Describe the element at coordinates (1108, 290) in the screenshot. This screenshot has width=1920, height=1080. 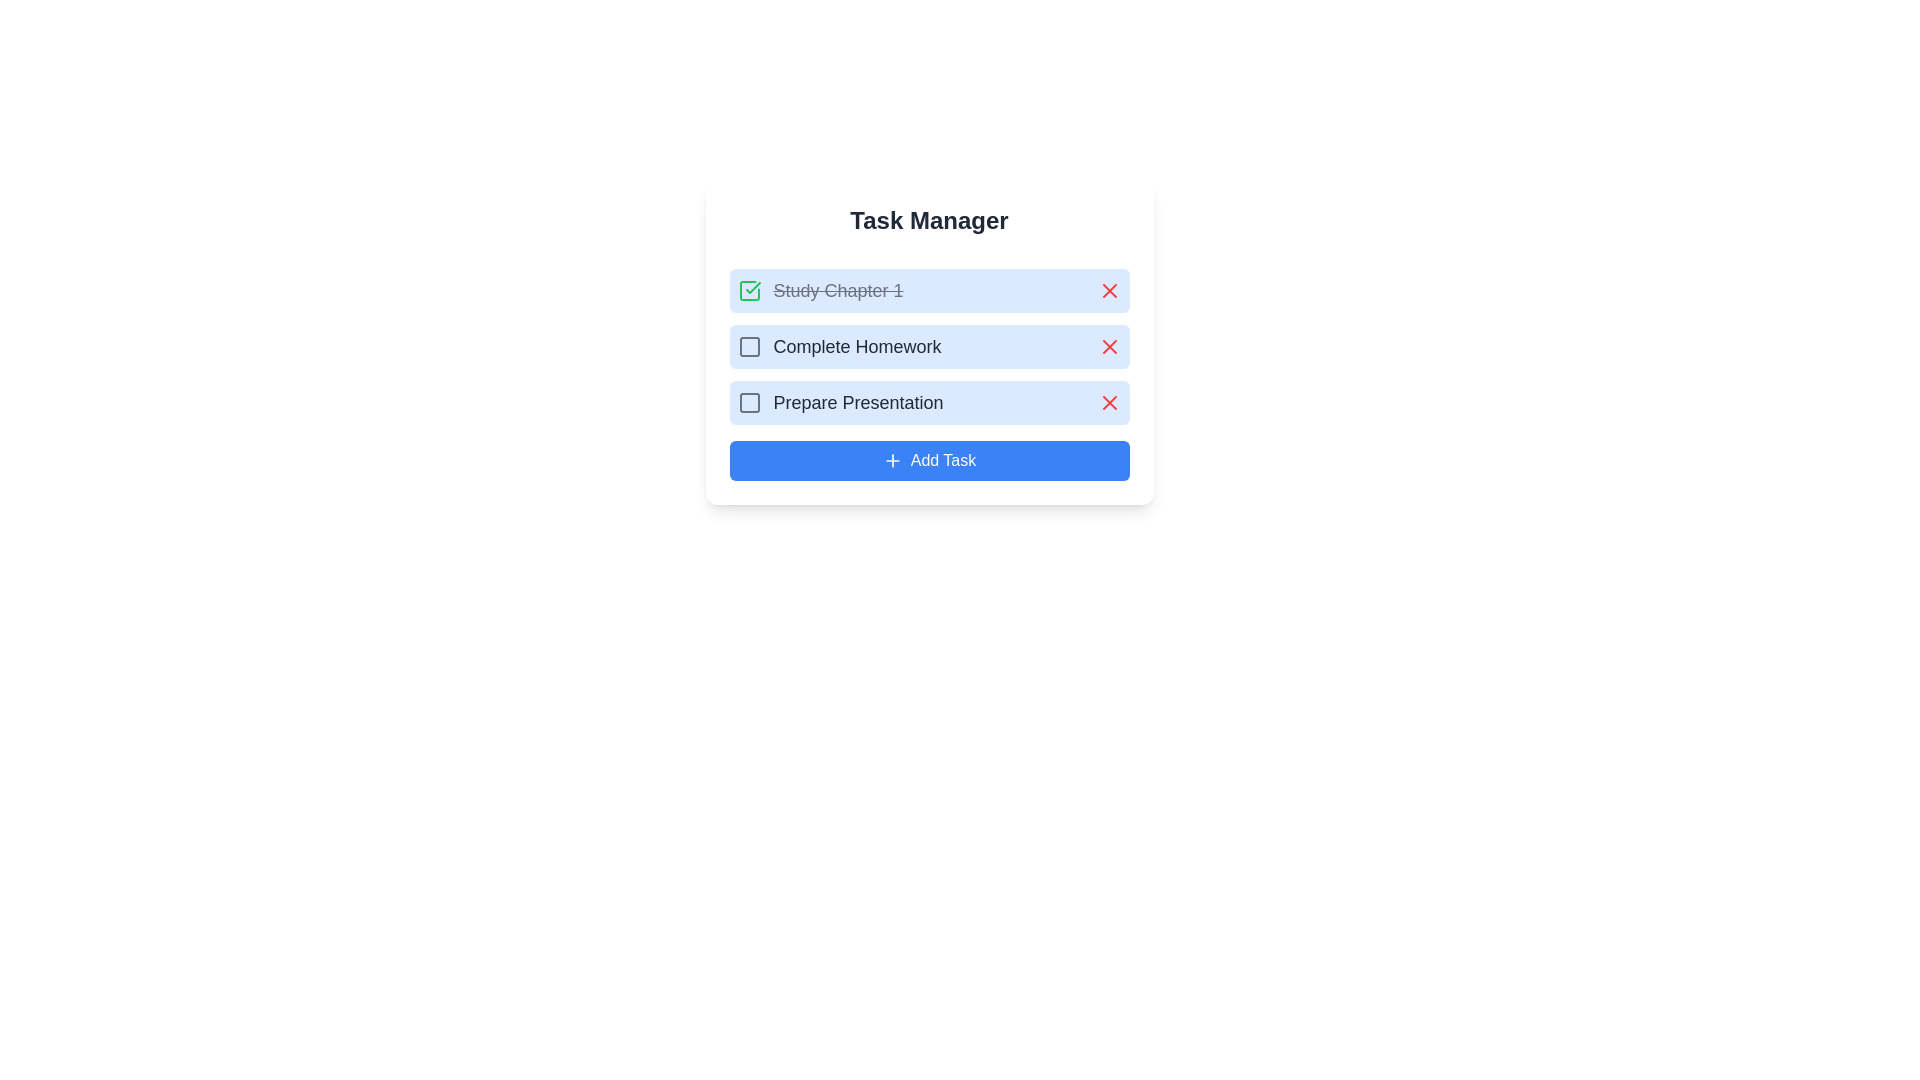
I see `the red cross icon Delete Button located at the end of the row corresponding to 'Study Chapter 1' in the task list` at that location.